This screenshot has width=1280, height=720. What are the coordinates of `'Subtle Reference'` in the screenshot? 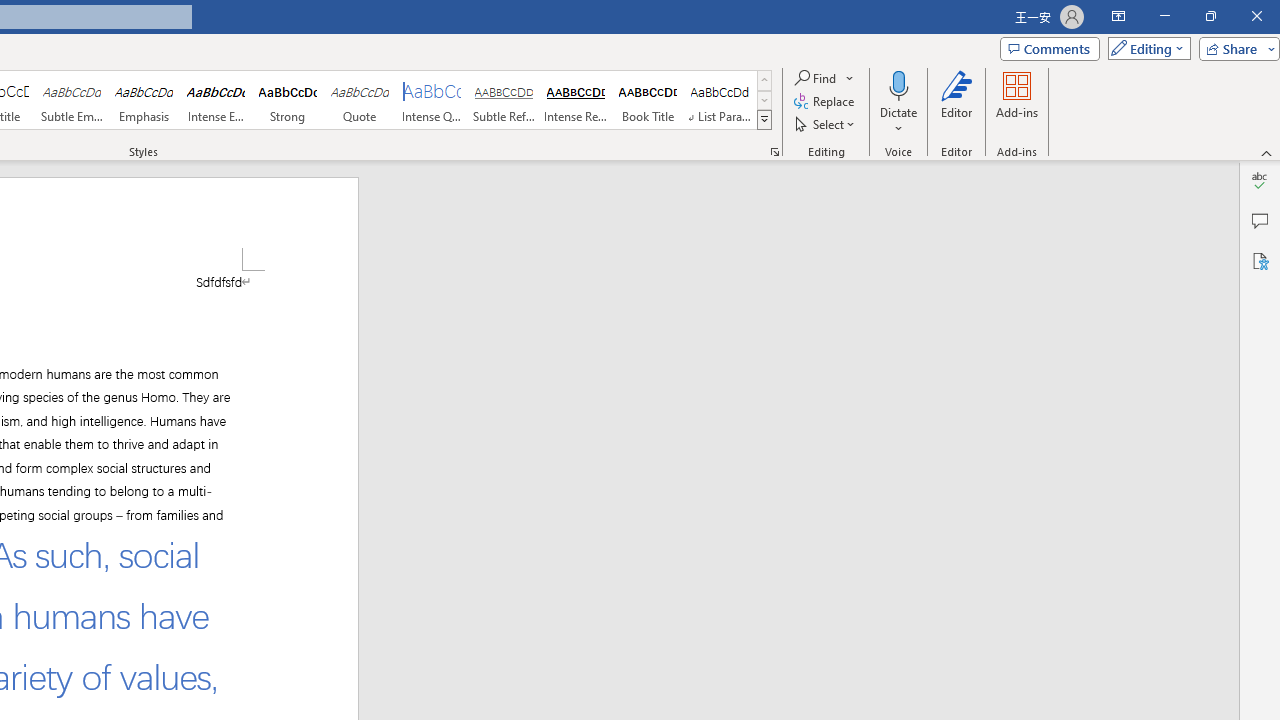 It's located at (504, 100).